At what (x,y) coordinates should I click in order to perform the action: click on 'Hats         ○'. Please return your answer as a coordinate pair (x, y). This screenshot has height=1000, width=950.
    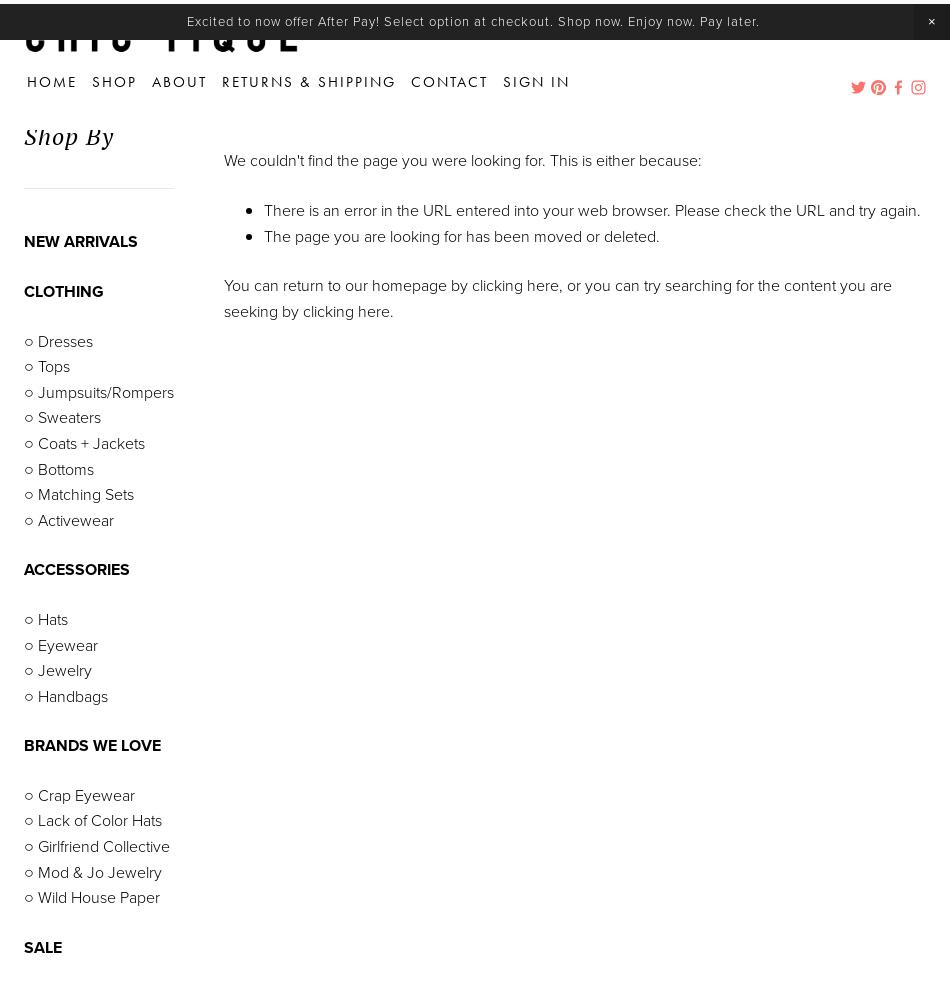
    Looking at the image, I should click on (110, 832).